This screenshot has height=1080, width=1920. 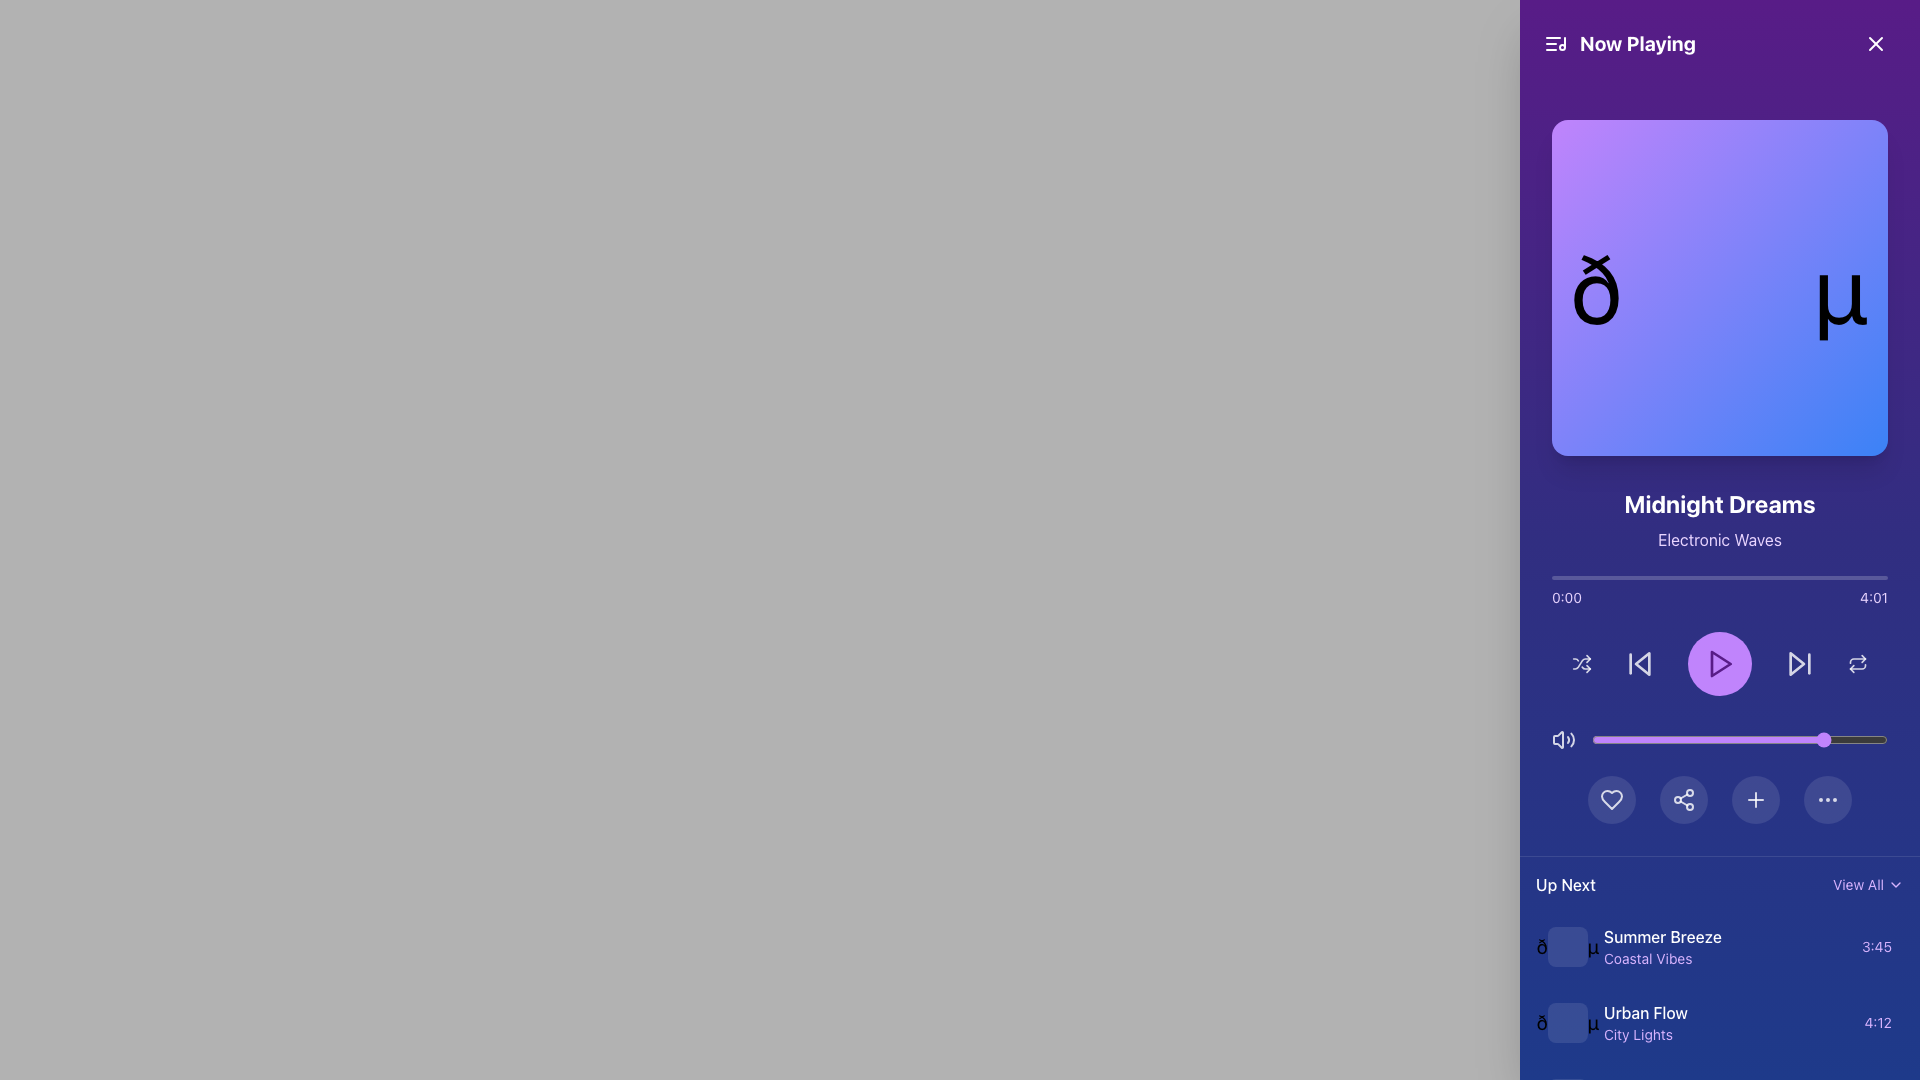 I want to click on the circular playback control button, which is the third element in the row of playback control buttons, to change its color, so click(x=1718, y=663).